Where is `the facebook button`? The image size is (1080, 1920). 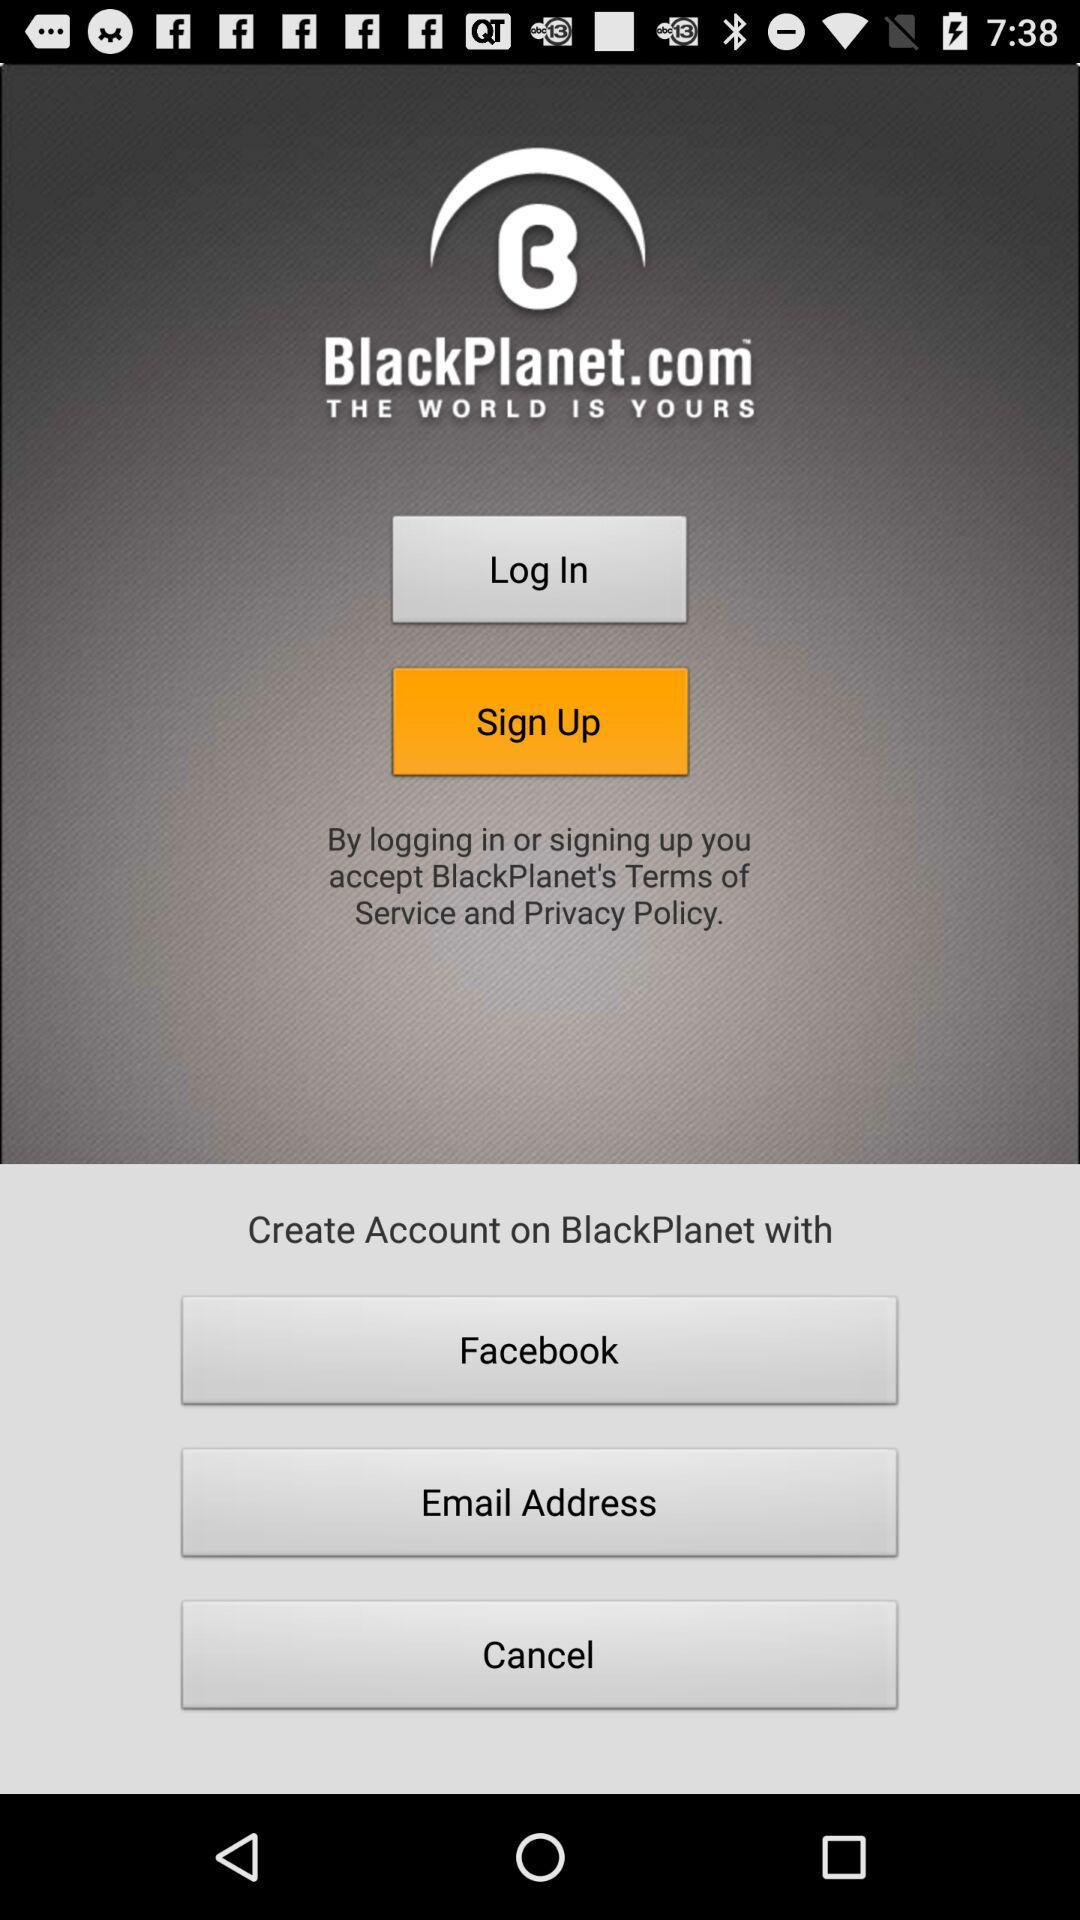
the facebook button is located at coordinates (540, 1355).